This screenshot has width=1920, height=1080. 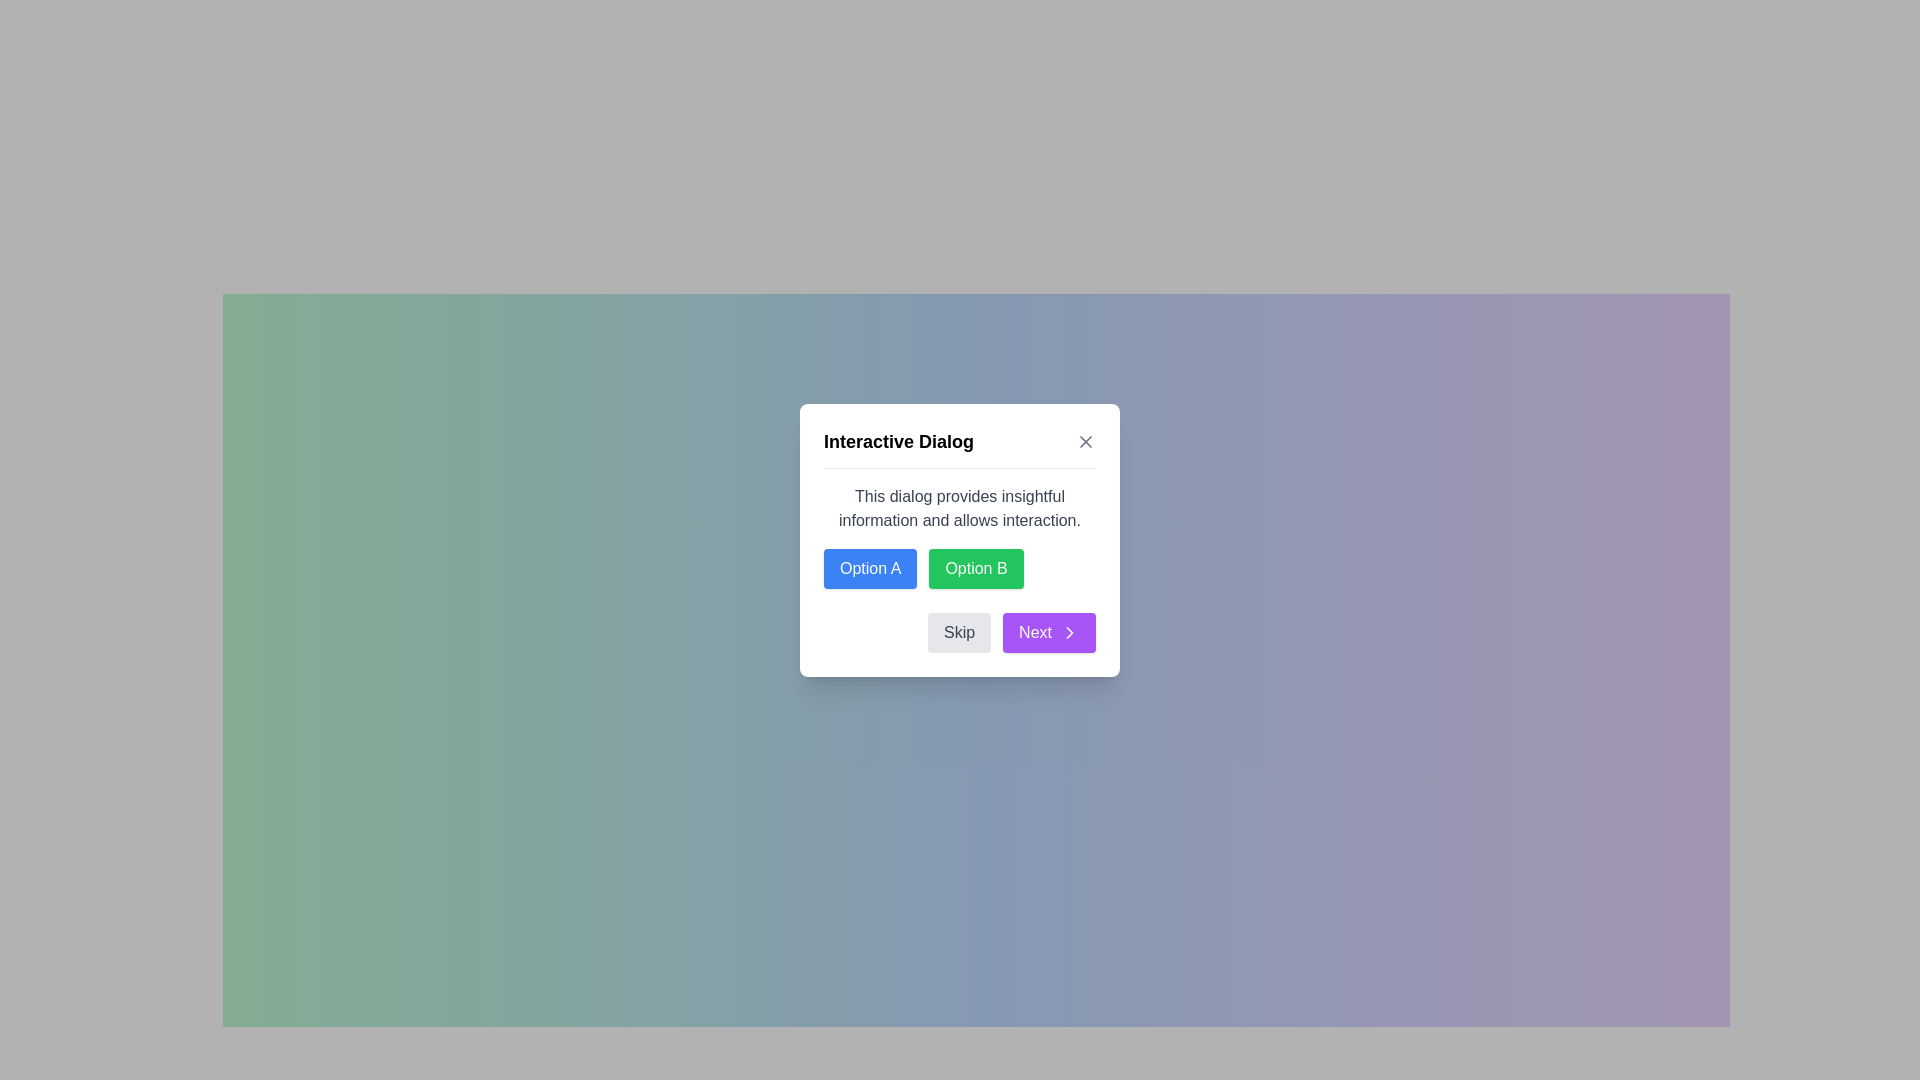 I want to click on the 'Option A' button located in the dialog box, positioned to the left of 'Option B', so click(x=870, y=568).